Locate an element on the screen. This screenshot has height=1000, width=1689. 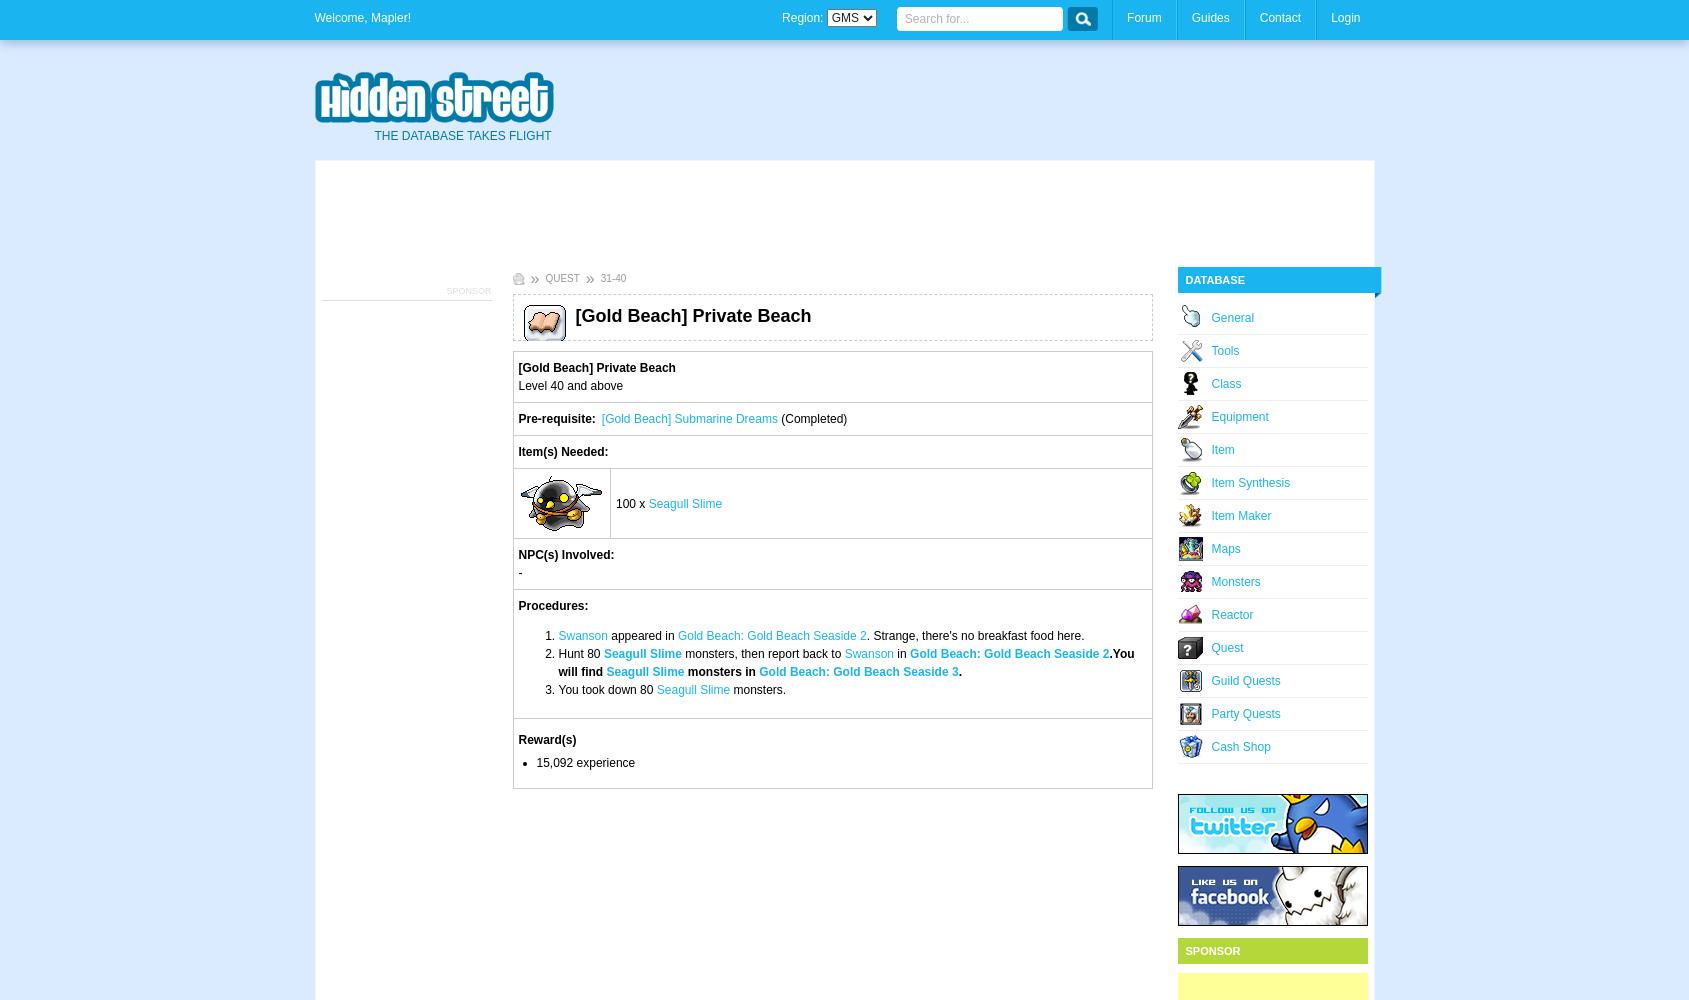
'monsters in' is located at coordinates (721, 672).